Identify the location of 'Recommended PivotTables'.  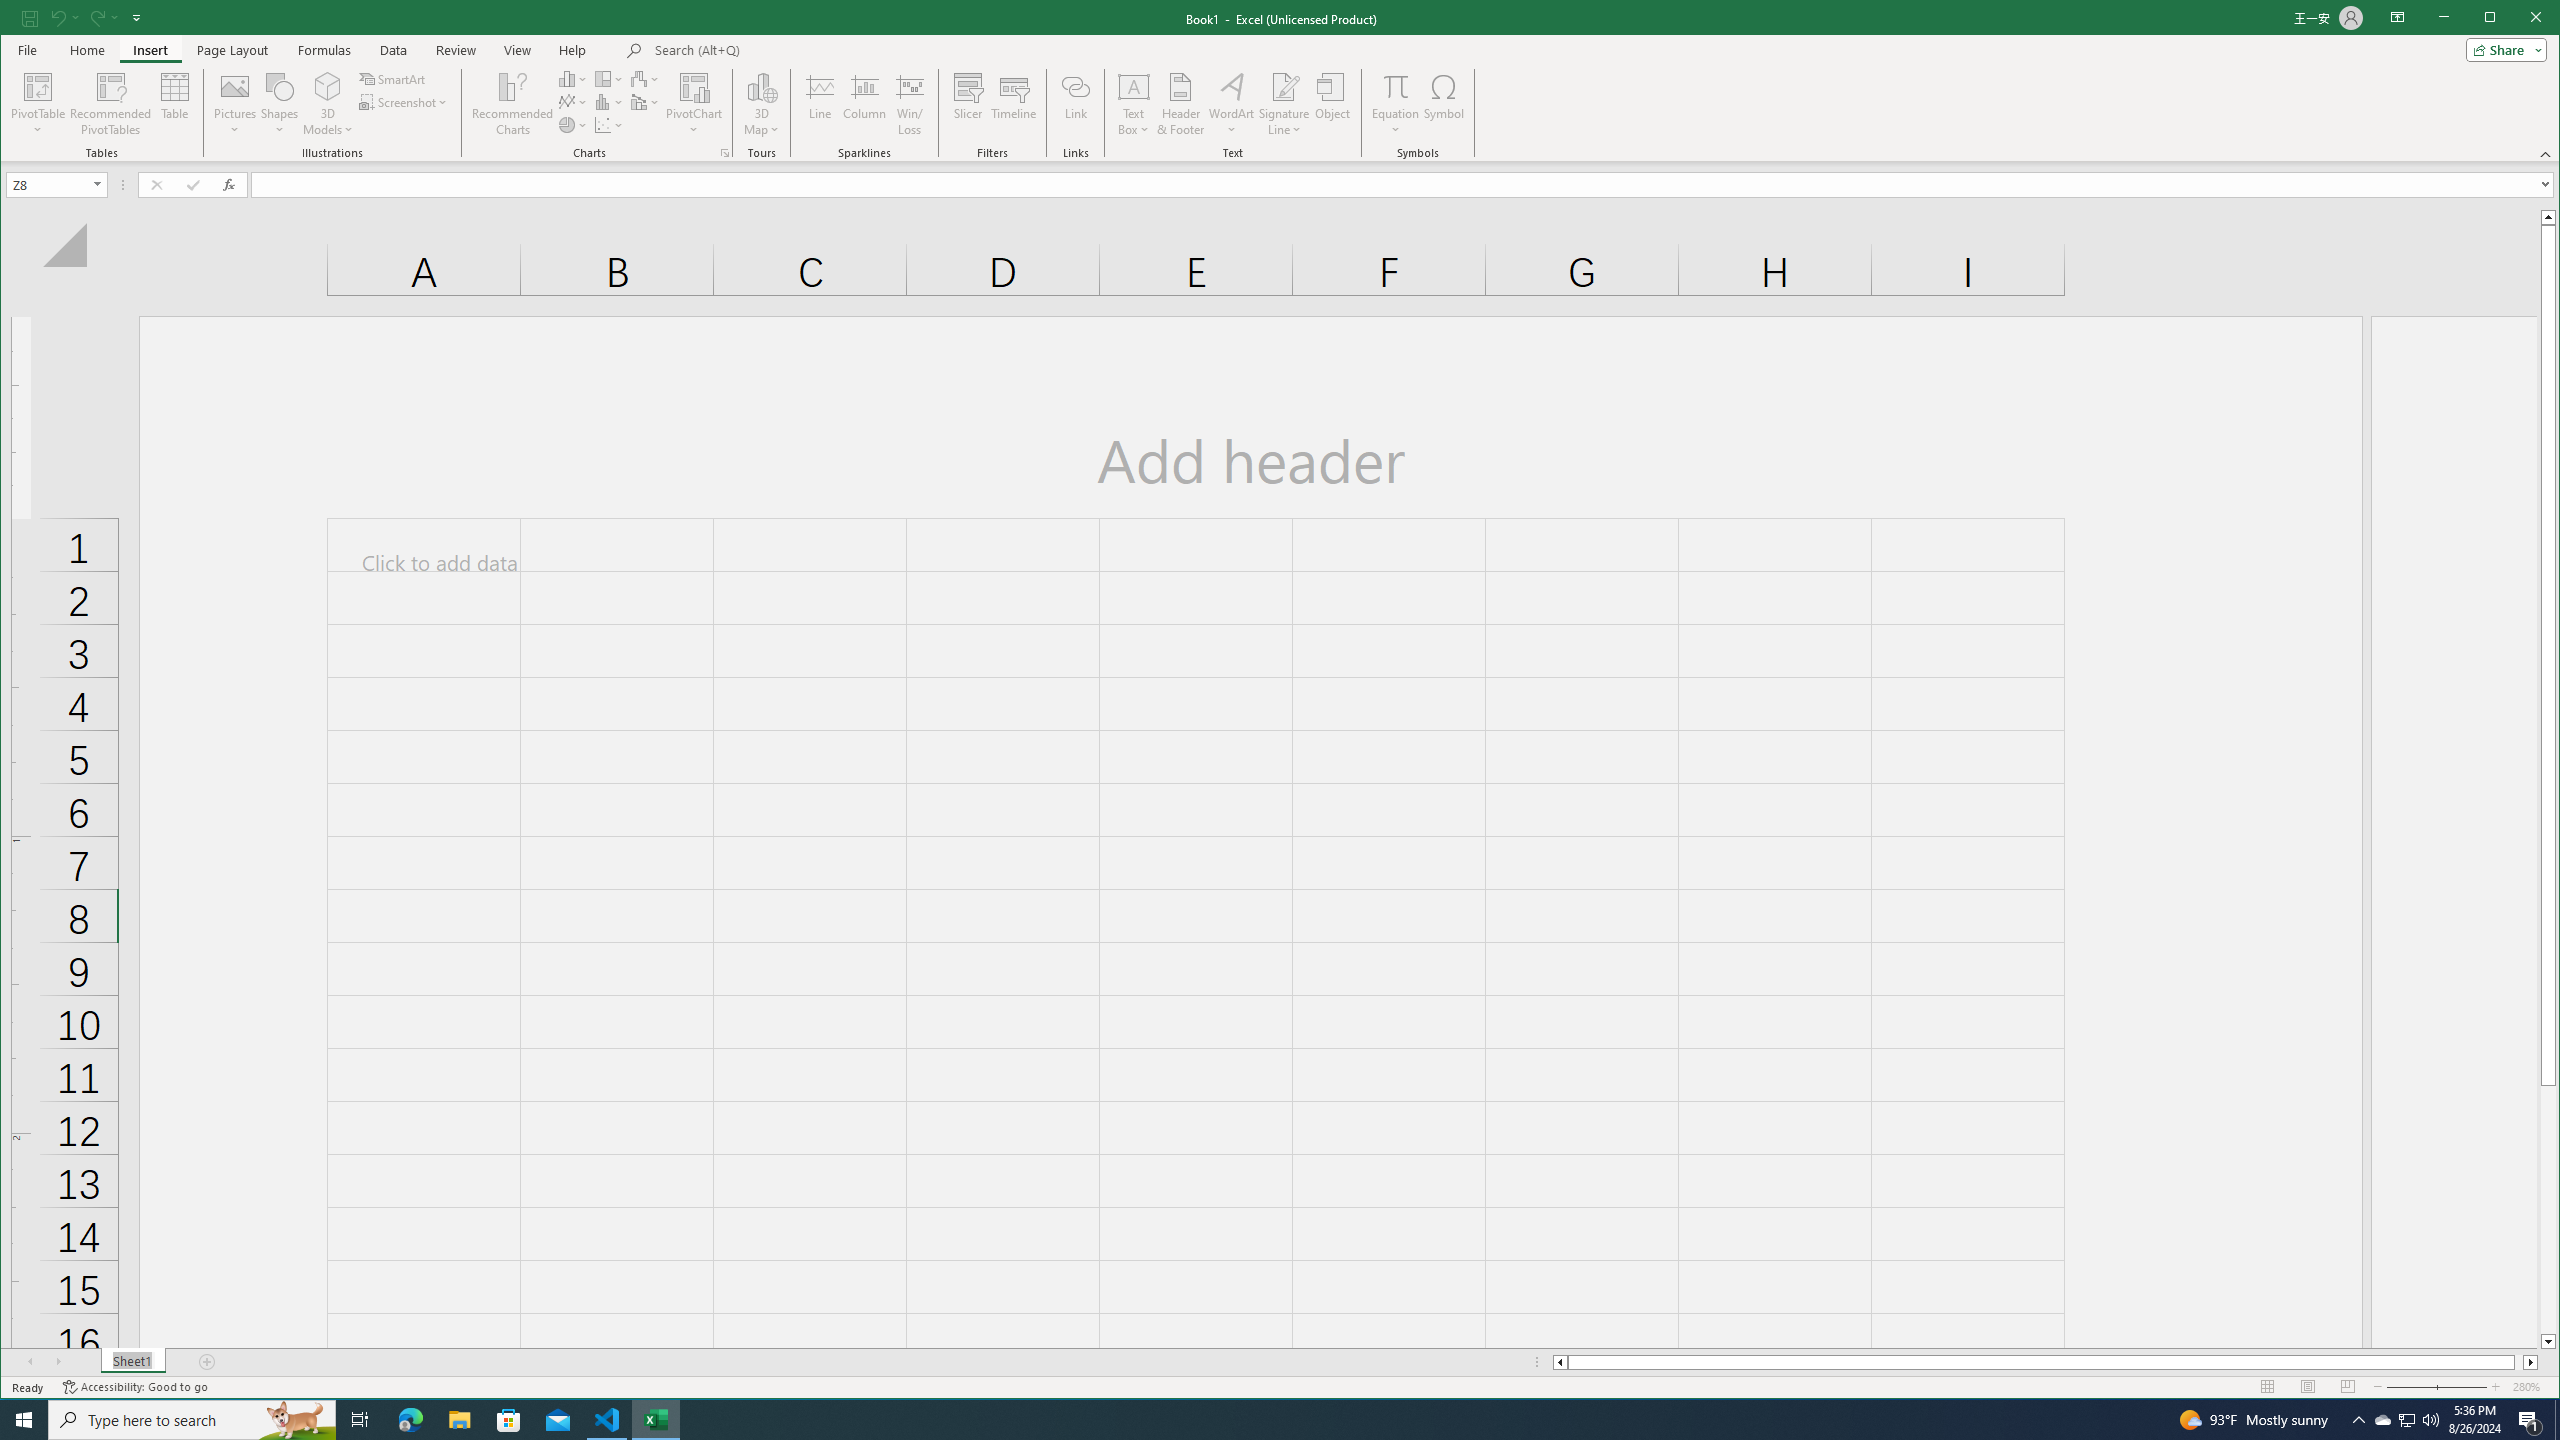
(110, 103).